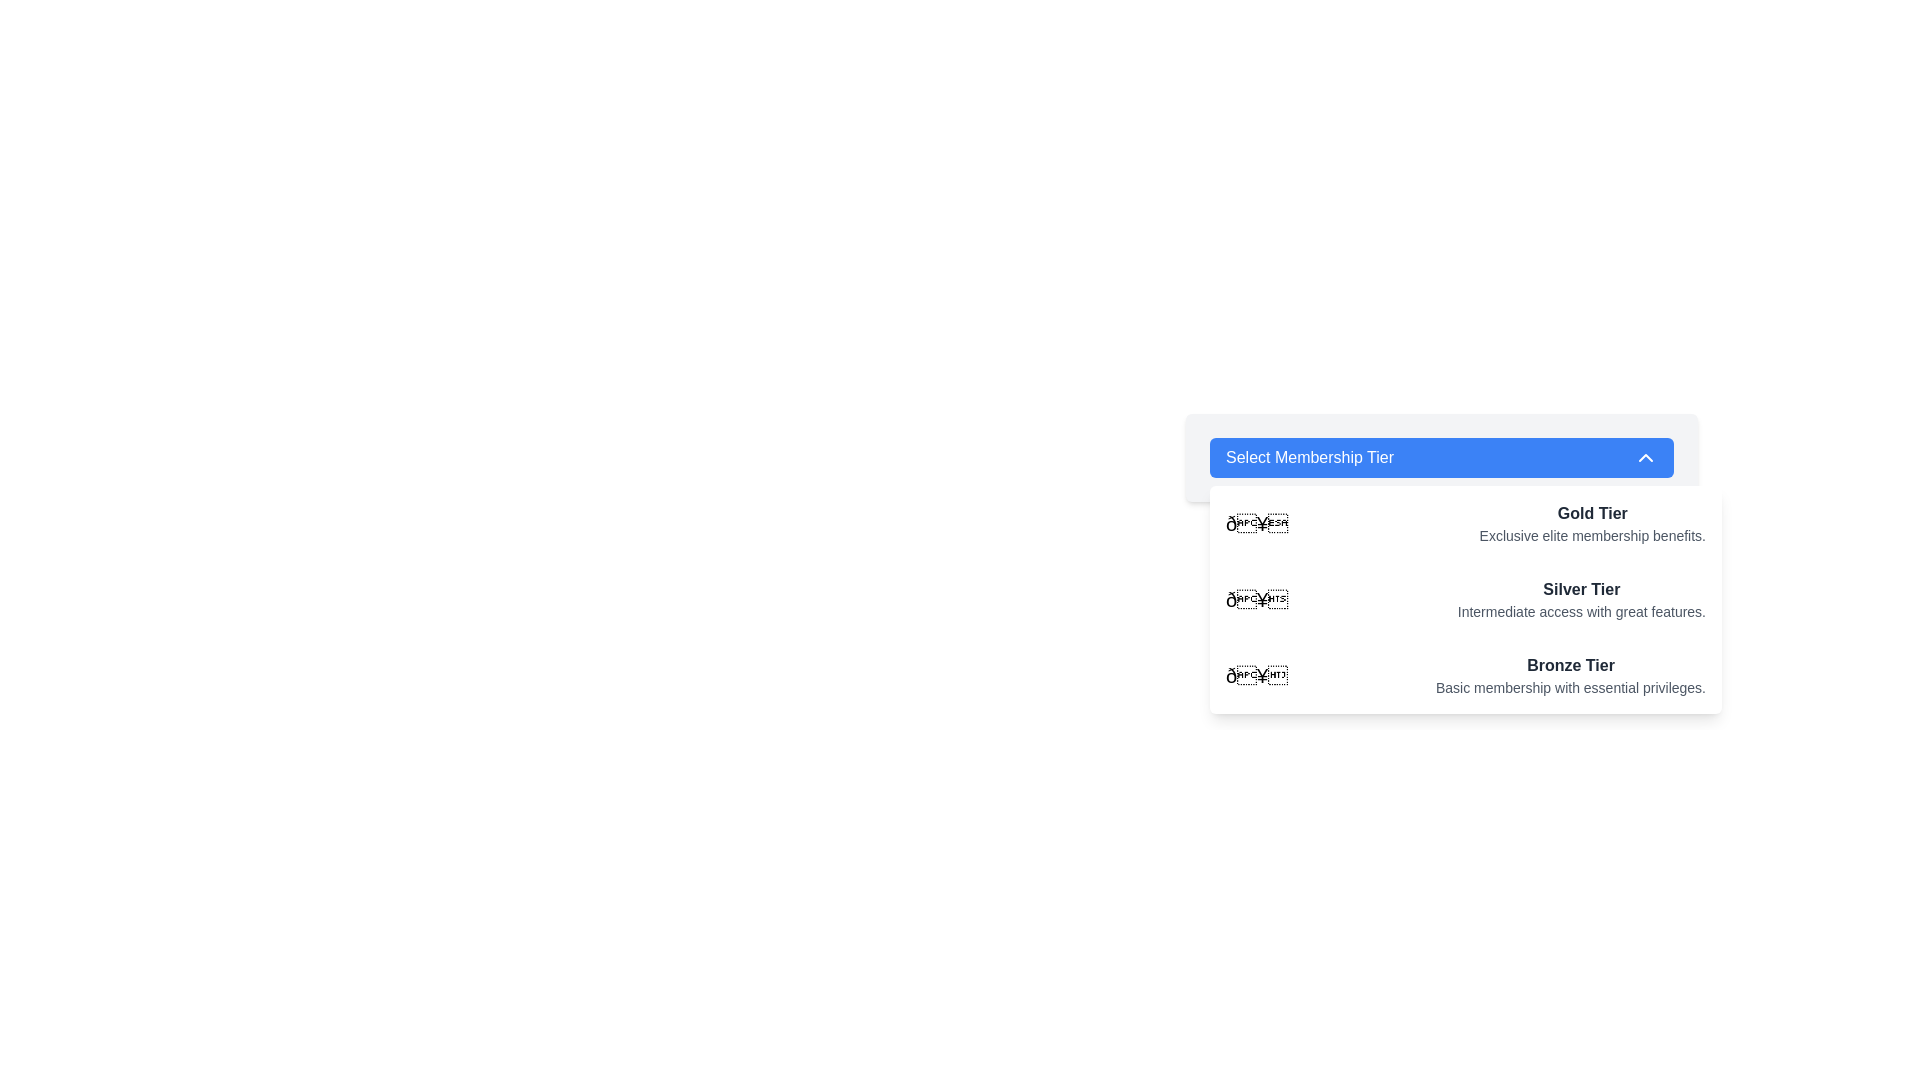 This screenshot has height=1080, width=1920. What do you see at coordinates (1569, 666) in the screenshot?
I see `the 'Bronze Tier' text label, which is bold and dark, located in the 'Select Membership Tier' dropdown menu, just above the 'Basic membership with essential privileges' description` at bounding box center [1569, 666].